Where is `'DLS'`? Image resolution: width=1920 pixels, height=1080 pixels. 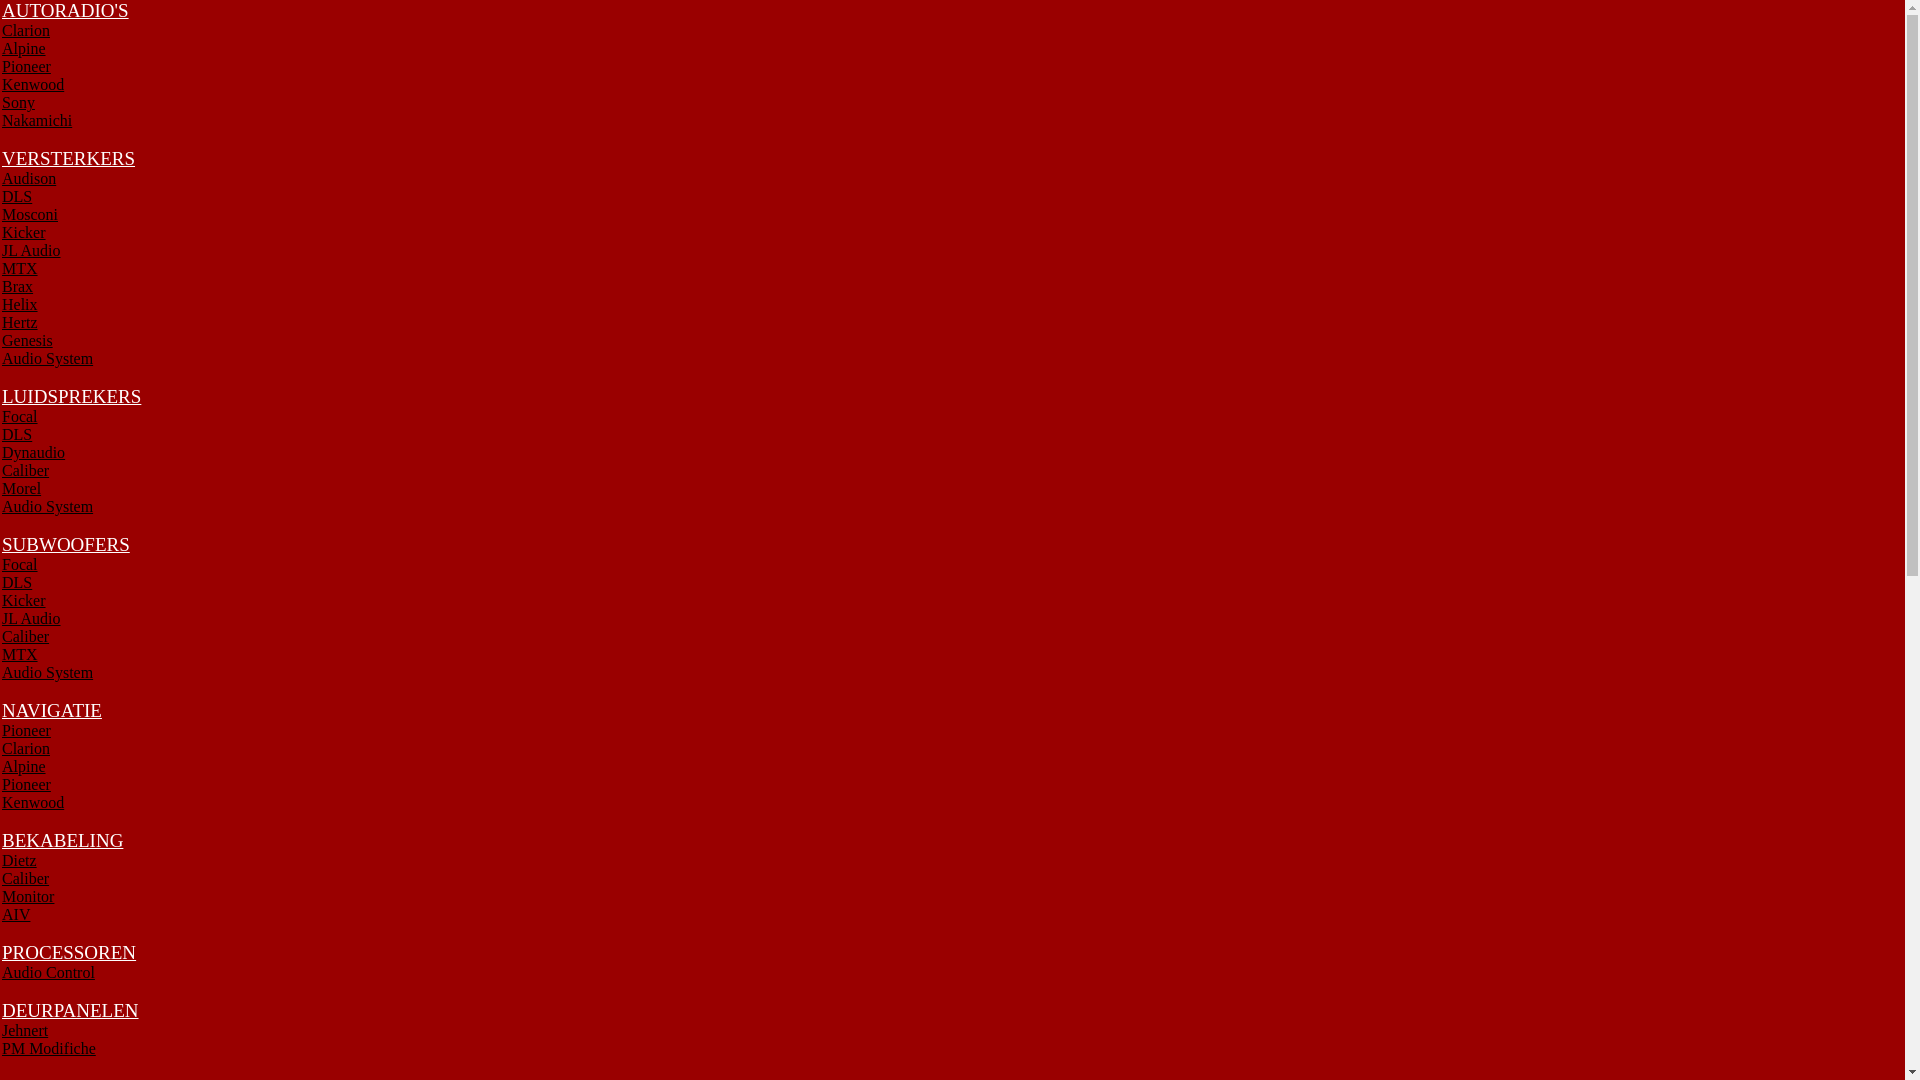
'DLS' is located at coordinates (17, 582).